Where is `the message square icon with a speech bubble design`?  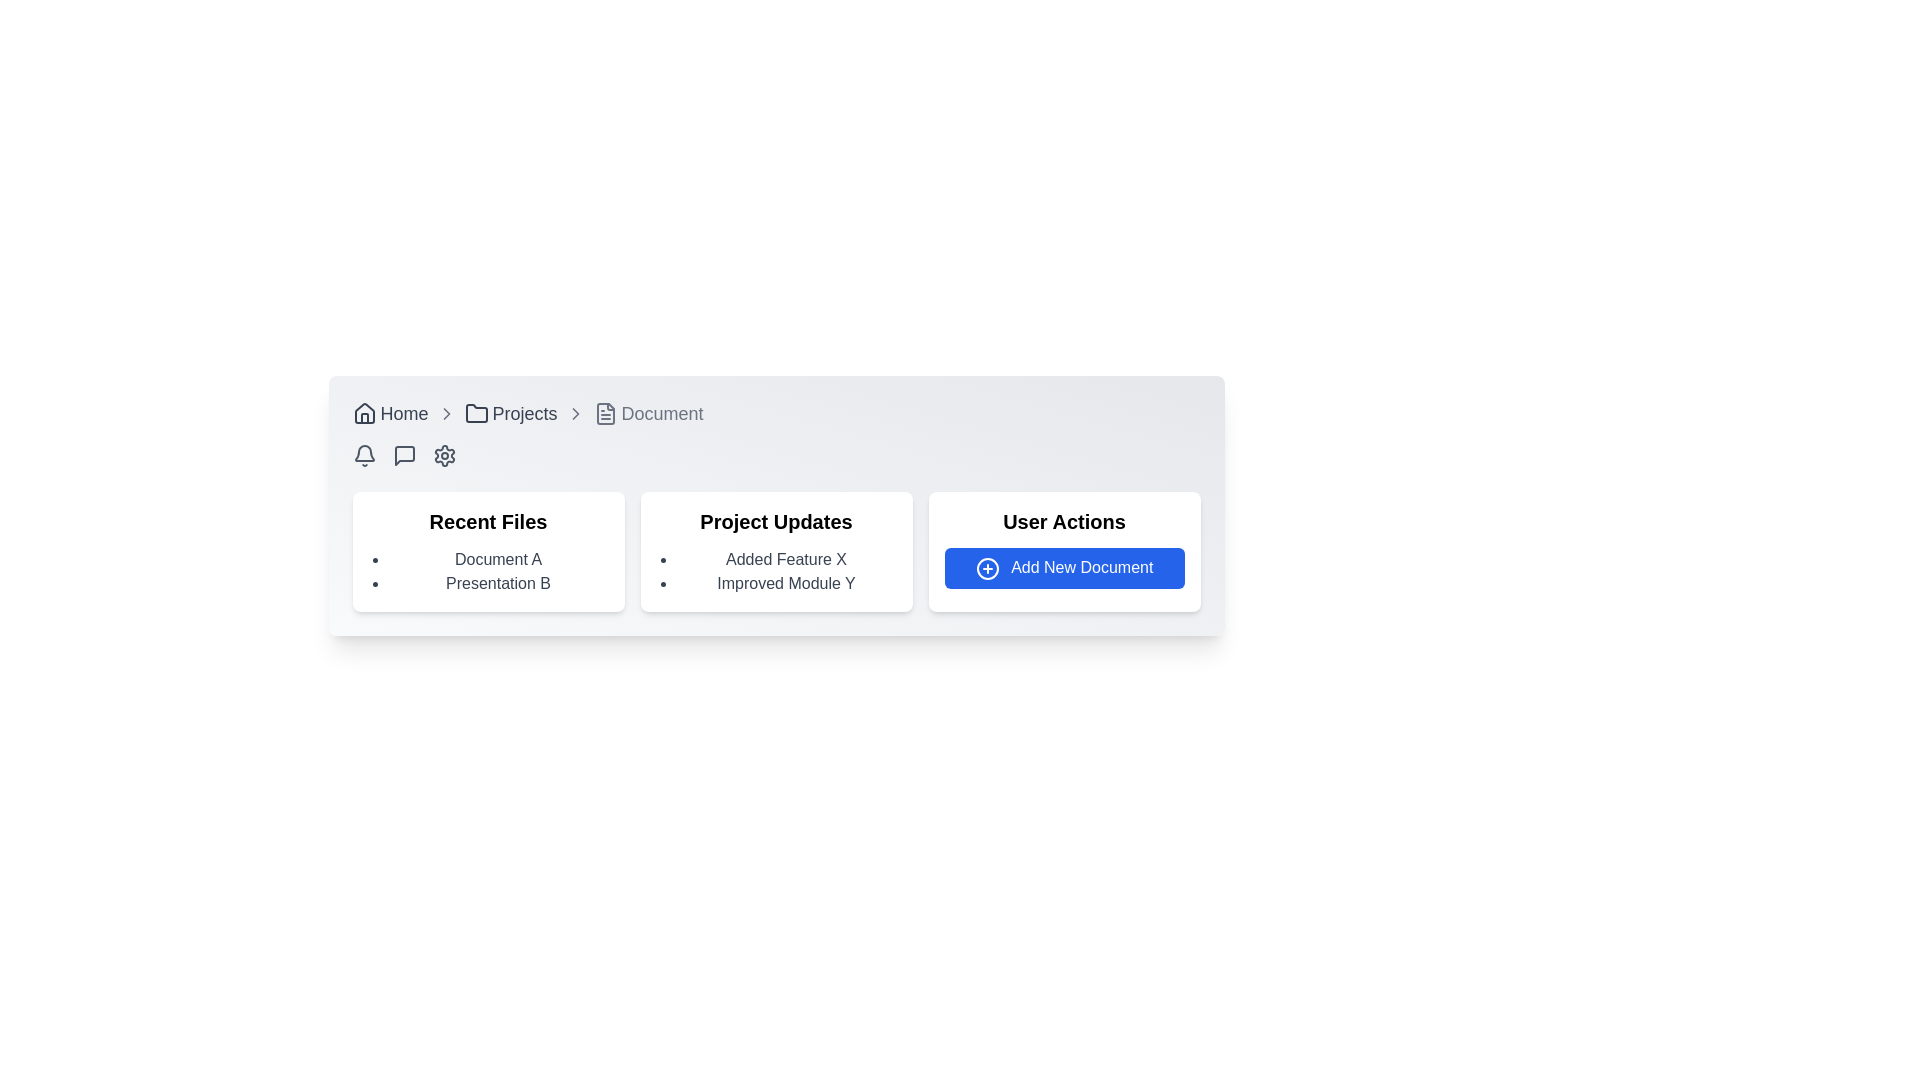 the message square icon with a speech bubble design is located at coordinates (403, 455).